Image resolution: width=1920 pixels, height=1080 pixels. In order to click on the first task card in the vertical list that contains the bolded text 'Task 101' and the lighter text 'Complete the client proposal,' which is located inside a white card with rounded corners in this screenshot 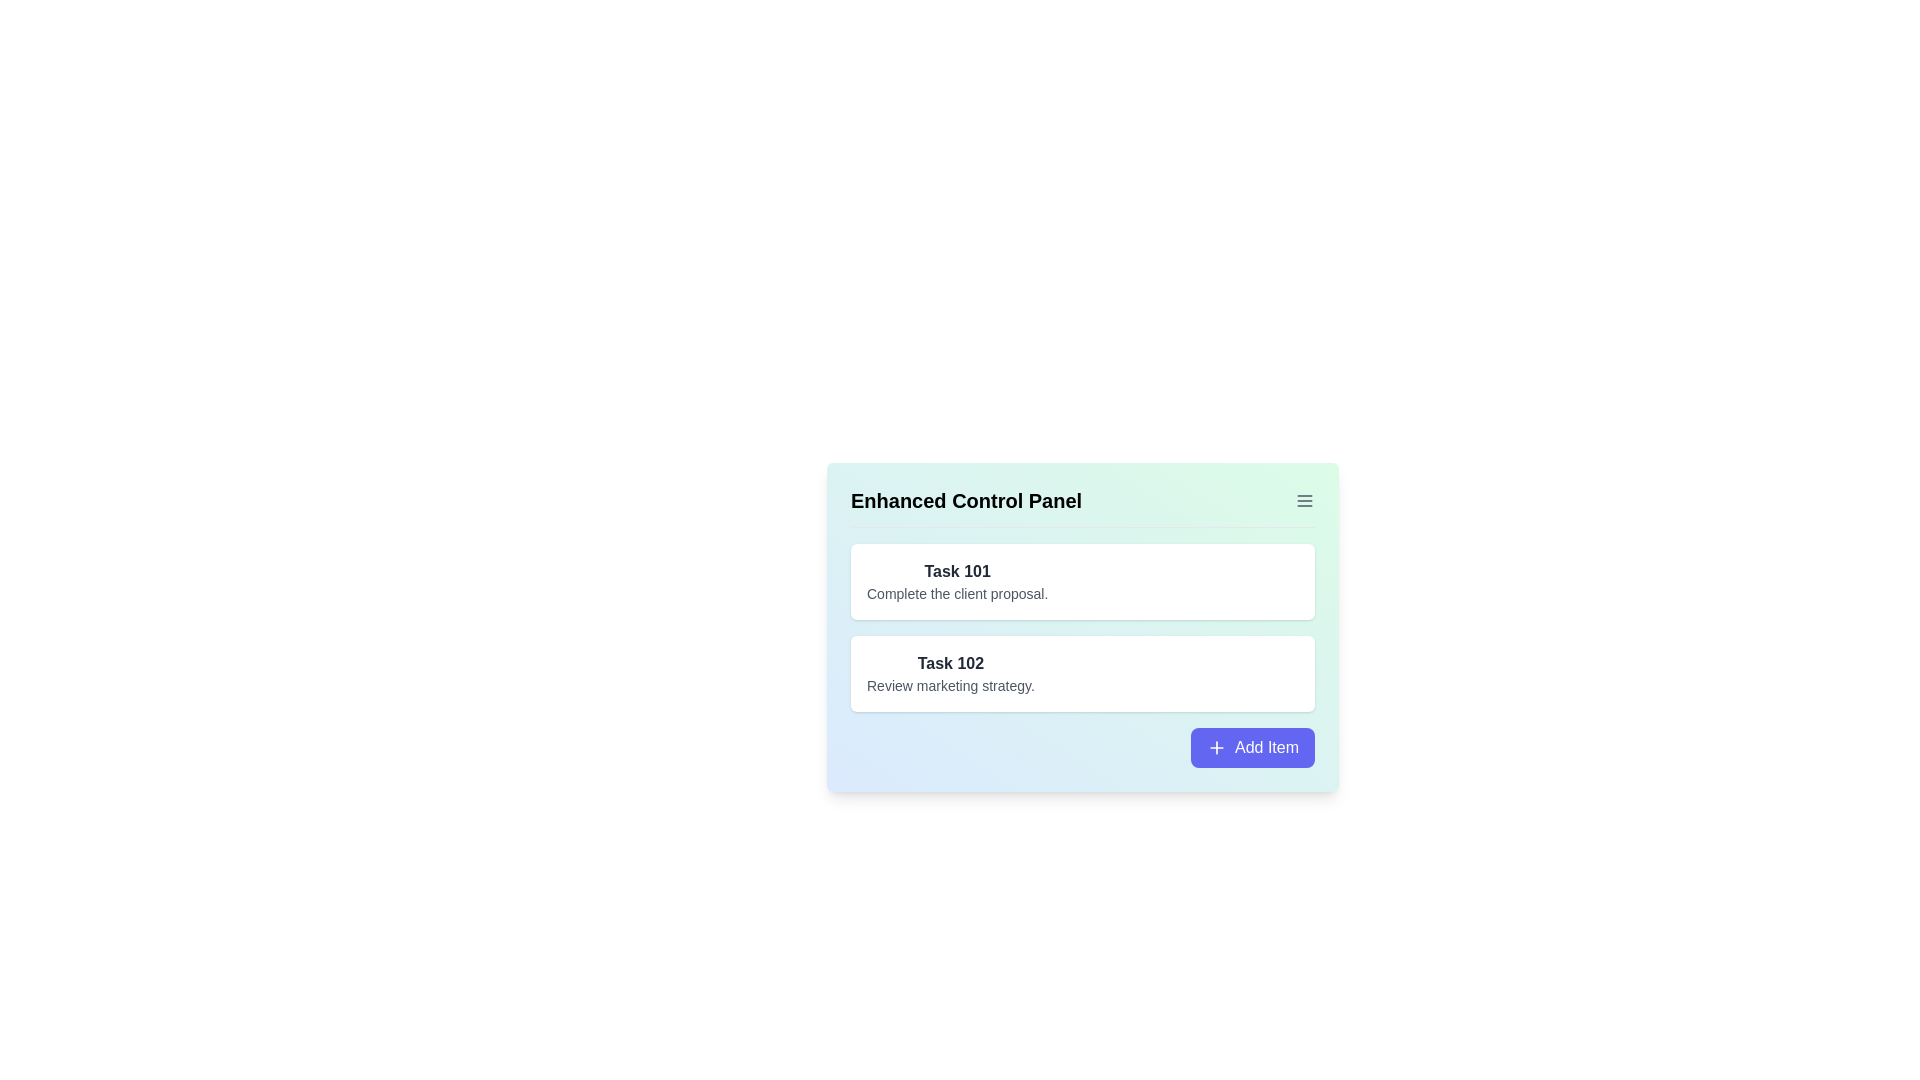, I will do `click(956, 582)`.